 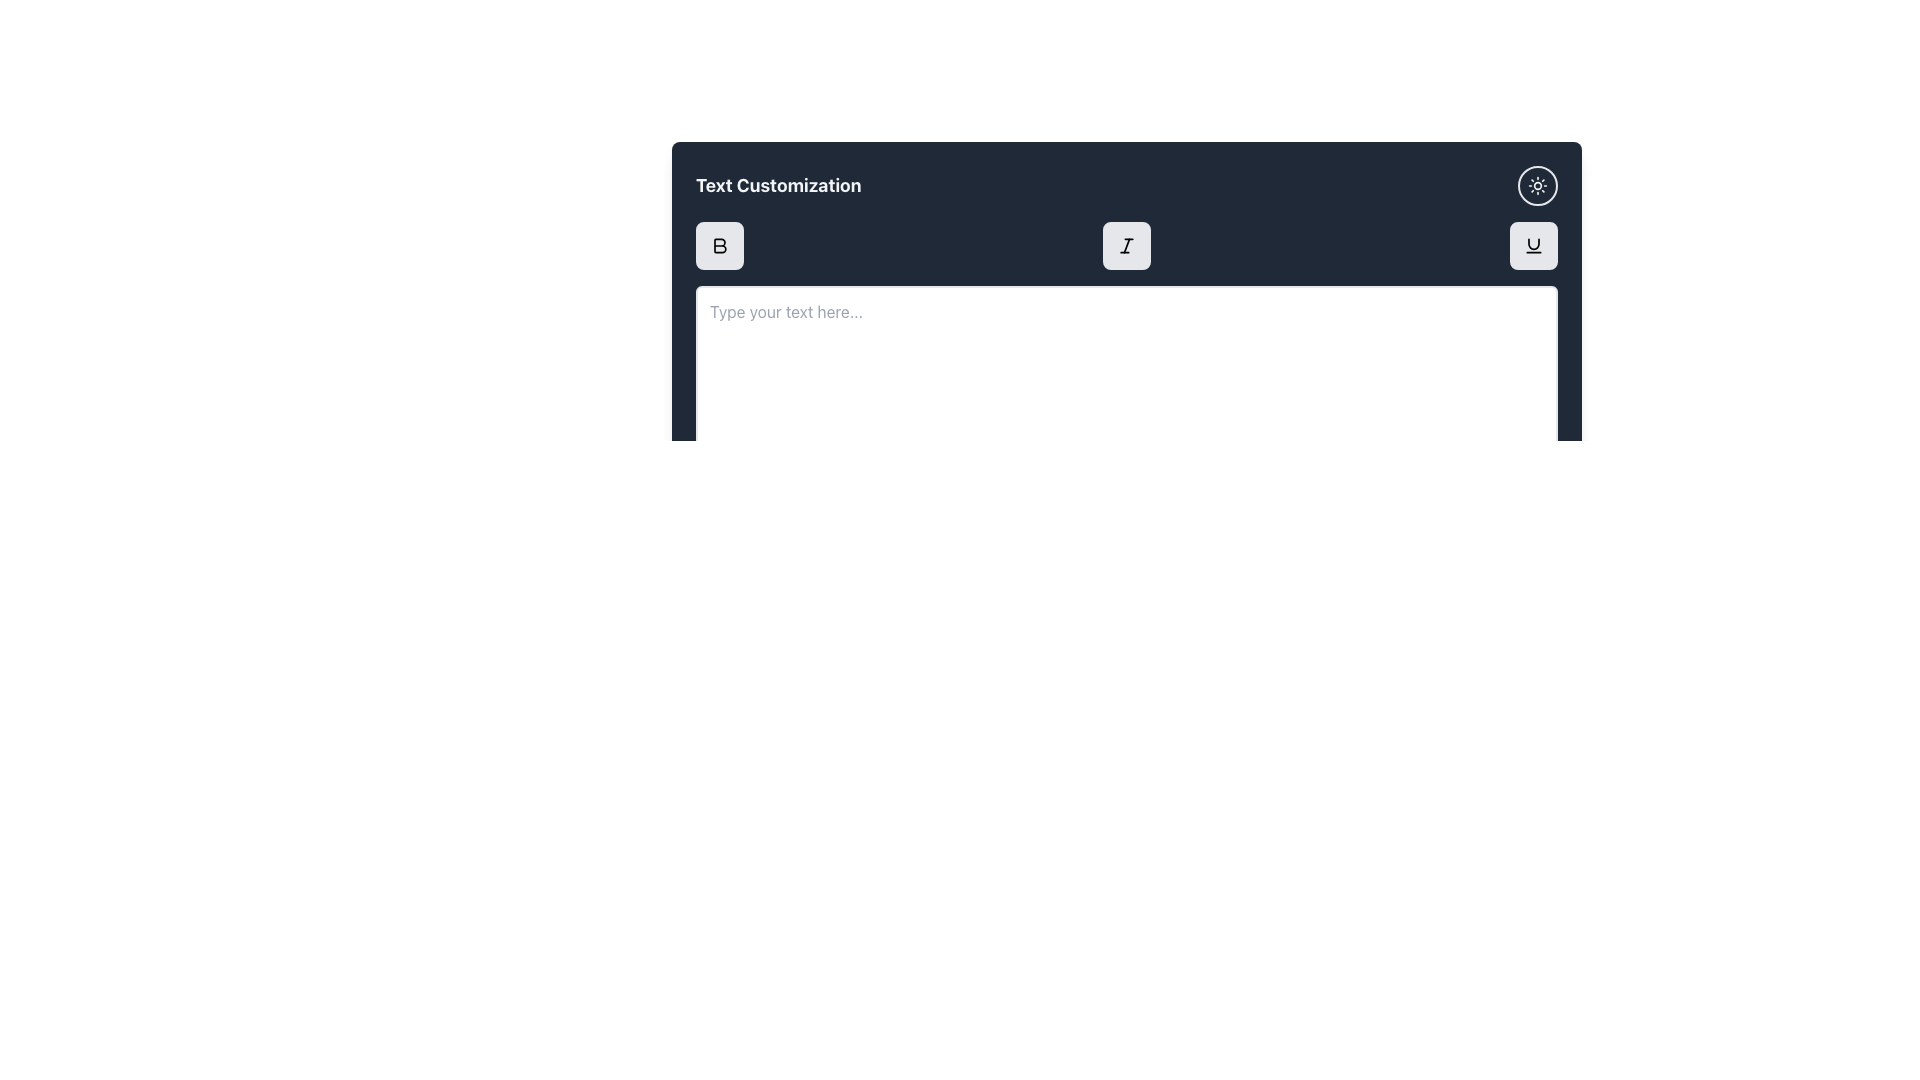 I want to click on the second button from the left in the text customization toolbar at the top of the interface, so click(x=1127, y=245).